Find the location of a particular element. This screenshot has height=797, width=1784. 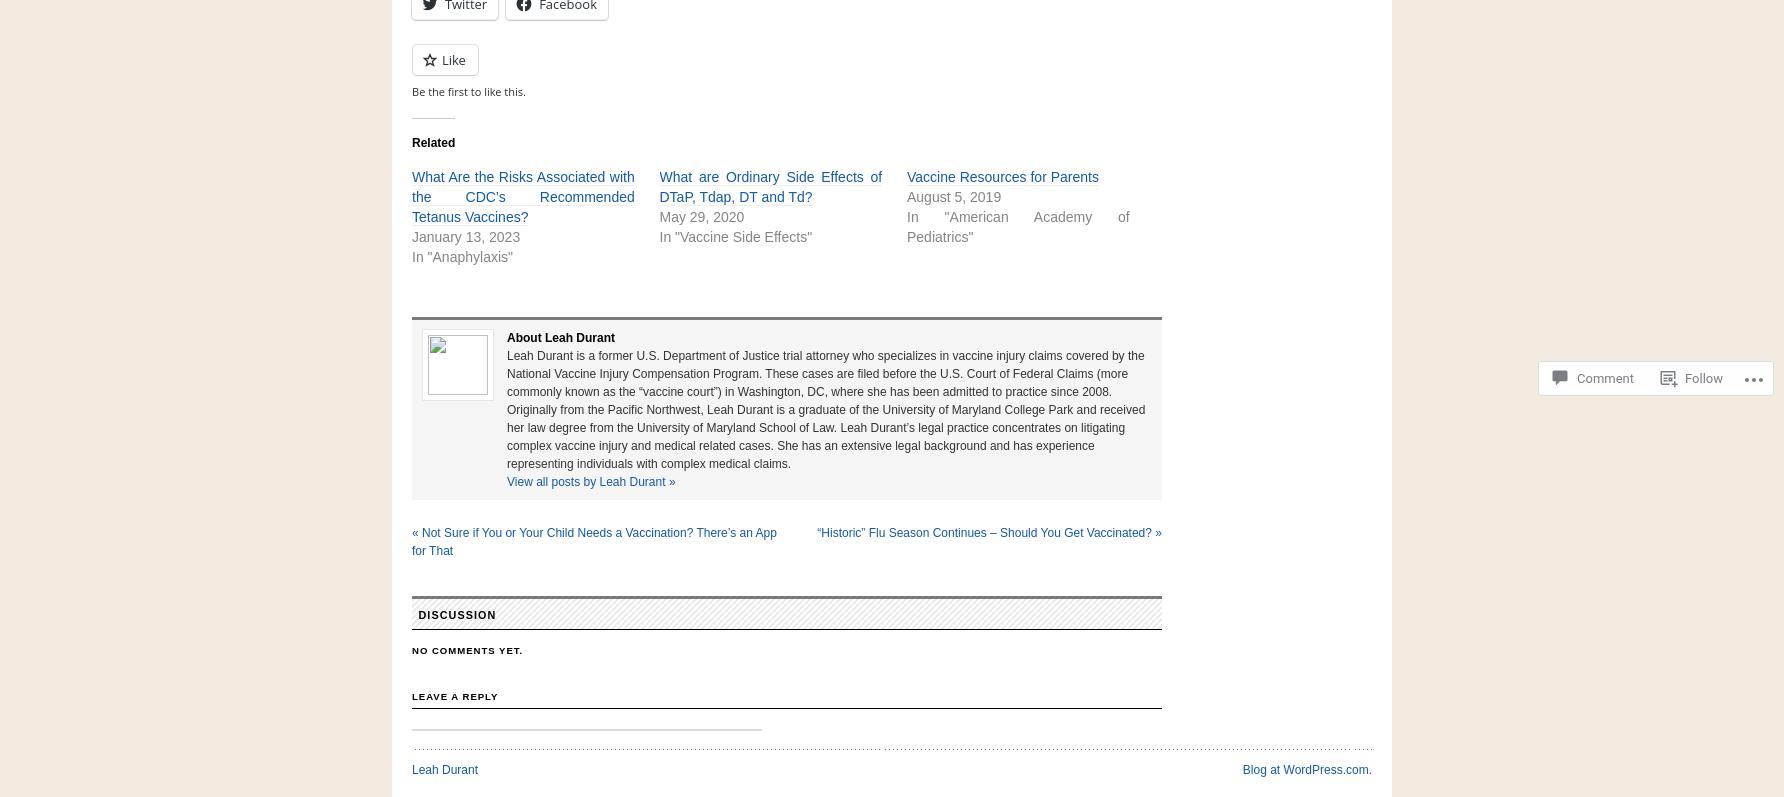

'No comments yet.' is located at coordinates (467, 650).